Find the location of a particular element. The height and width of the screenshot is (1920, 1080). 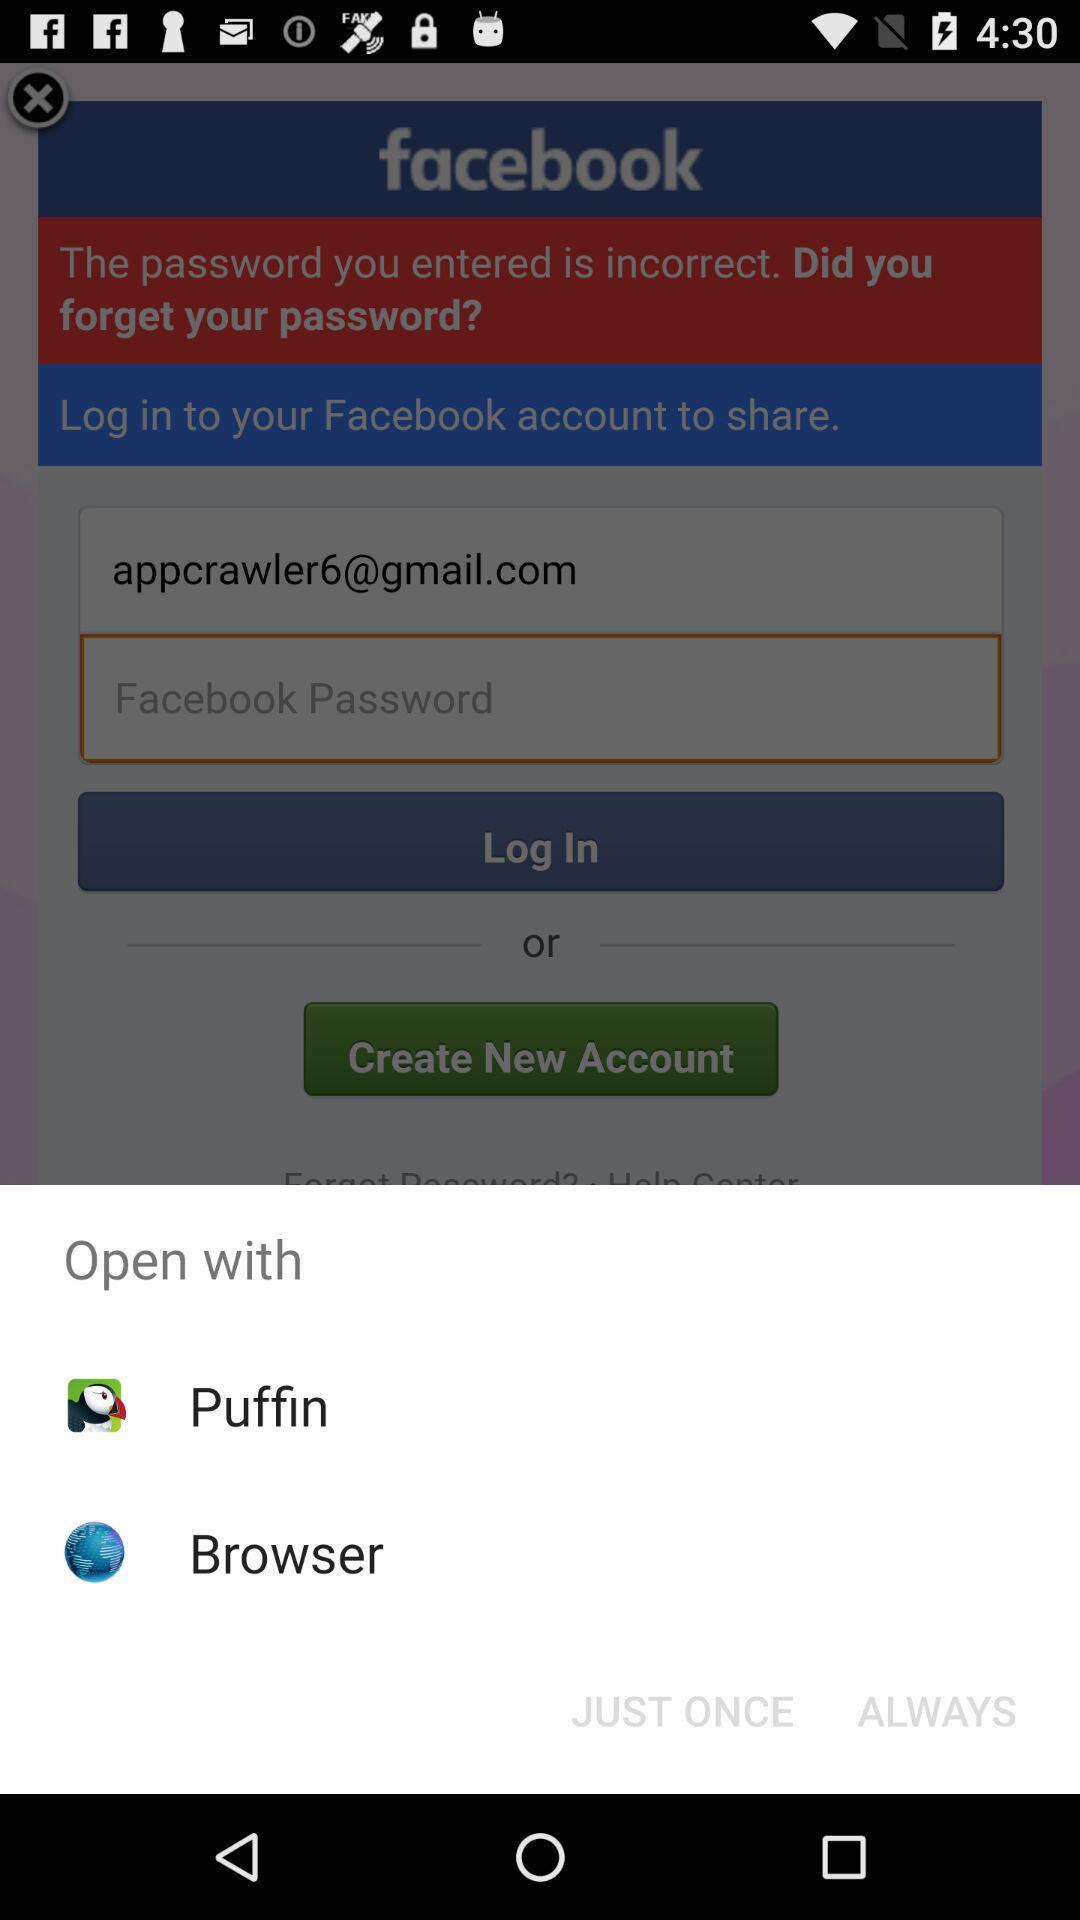

icon below puffin is located at coordinates (286, 1551).